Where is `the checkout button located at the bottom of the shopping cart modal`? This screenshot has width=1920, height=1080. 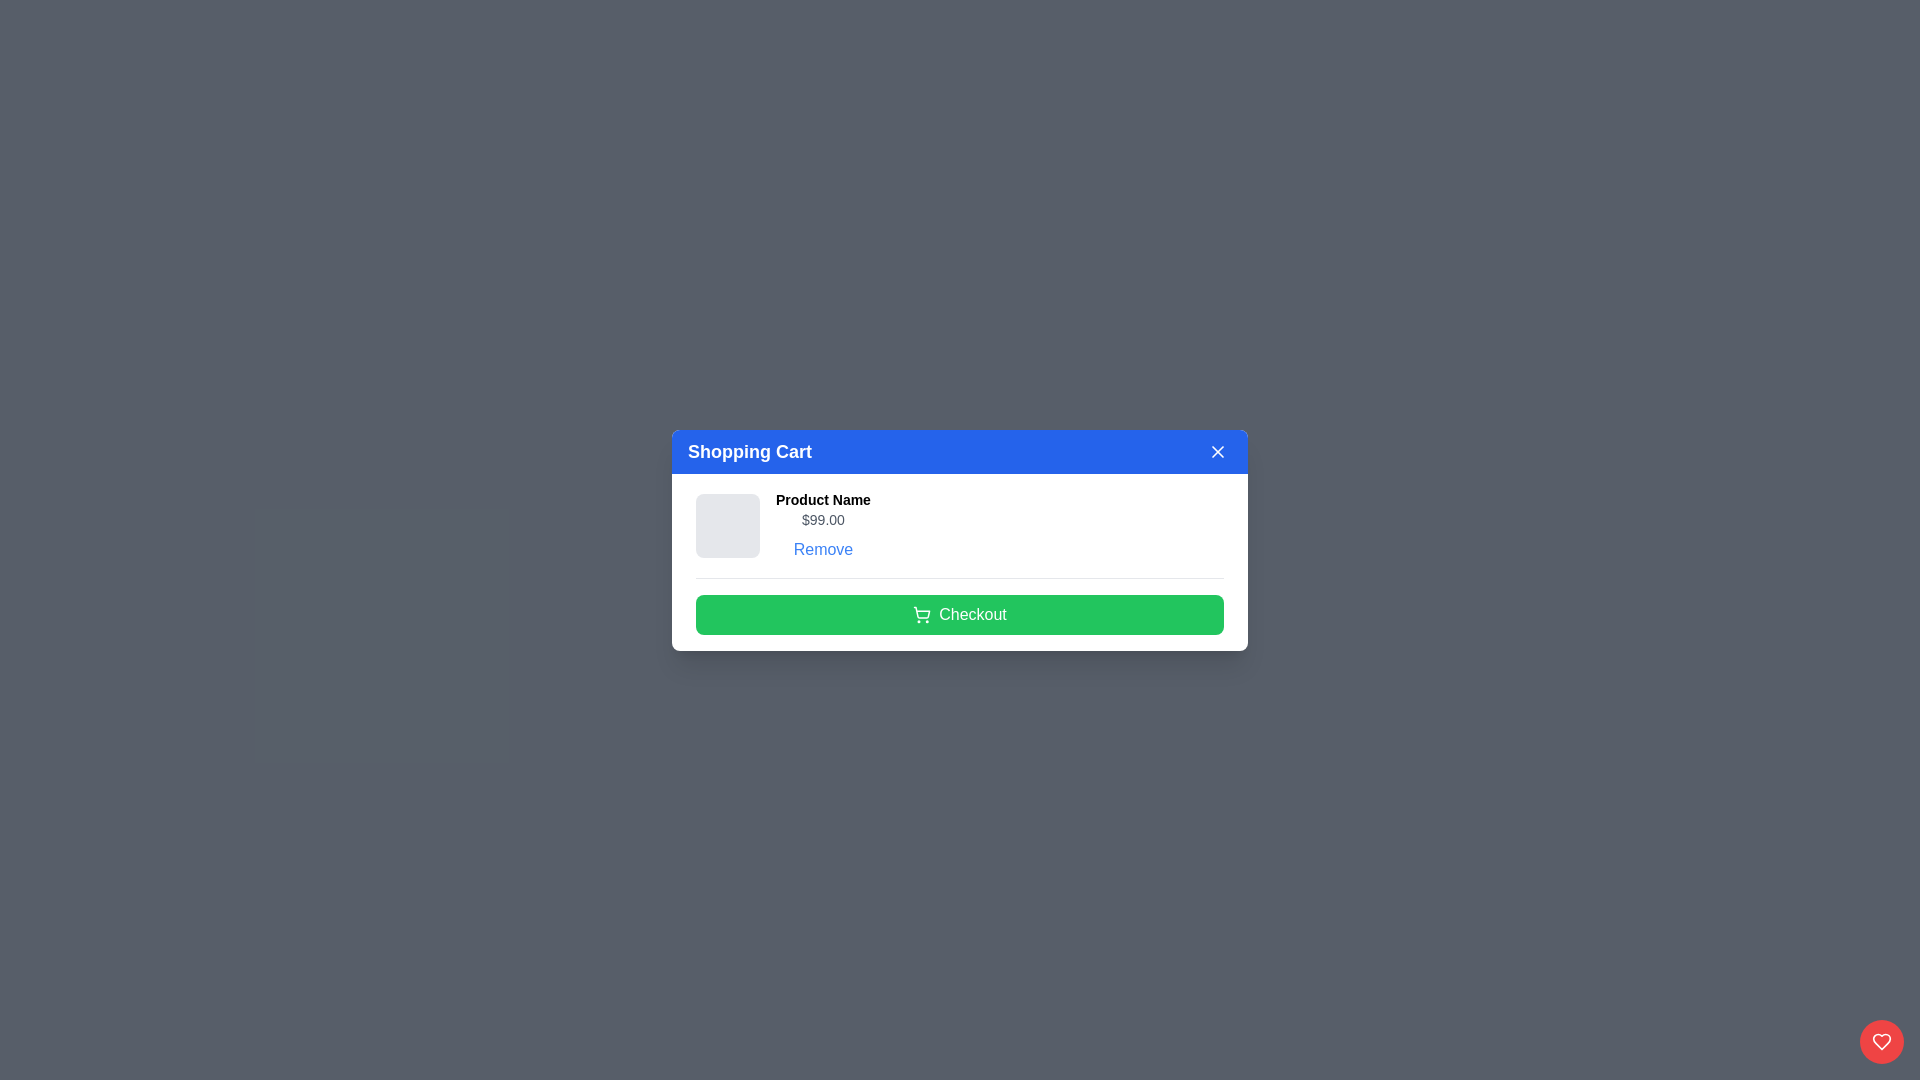 the checkout button located at the bottom of the shopping cart modal is located at coordinates (960, 612).